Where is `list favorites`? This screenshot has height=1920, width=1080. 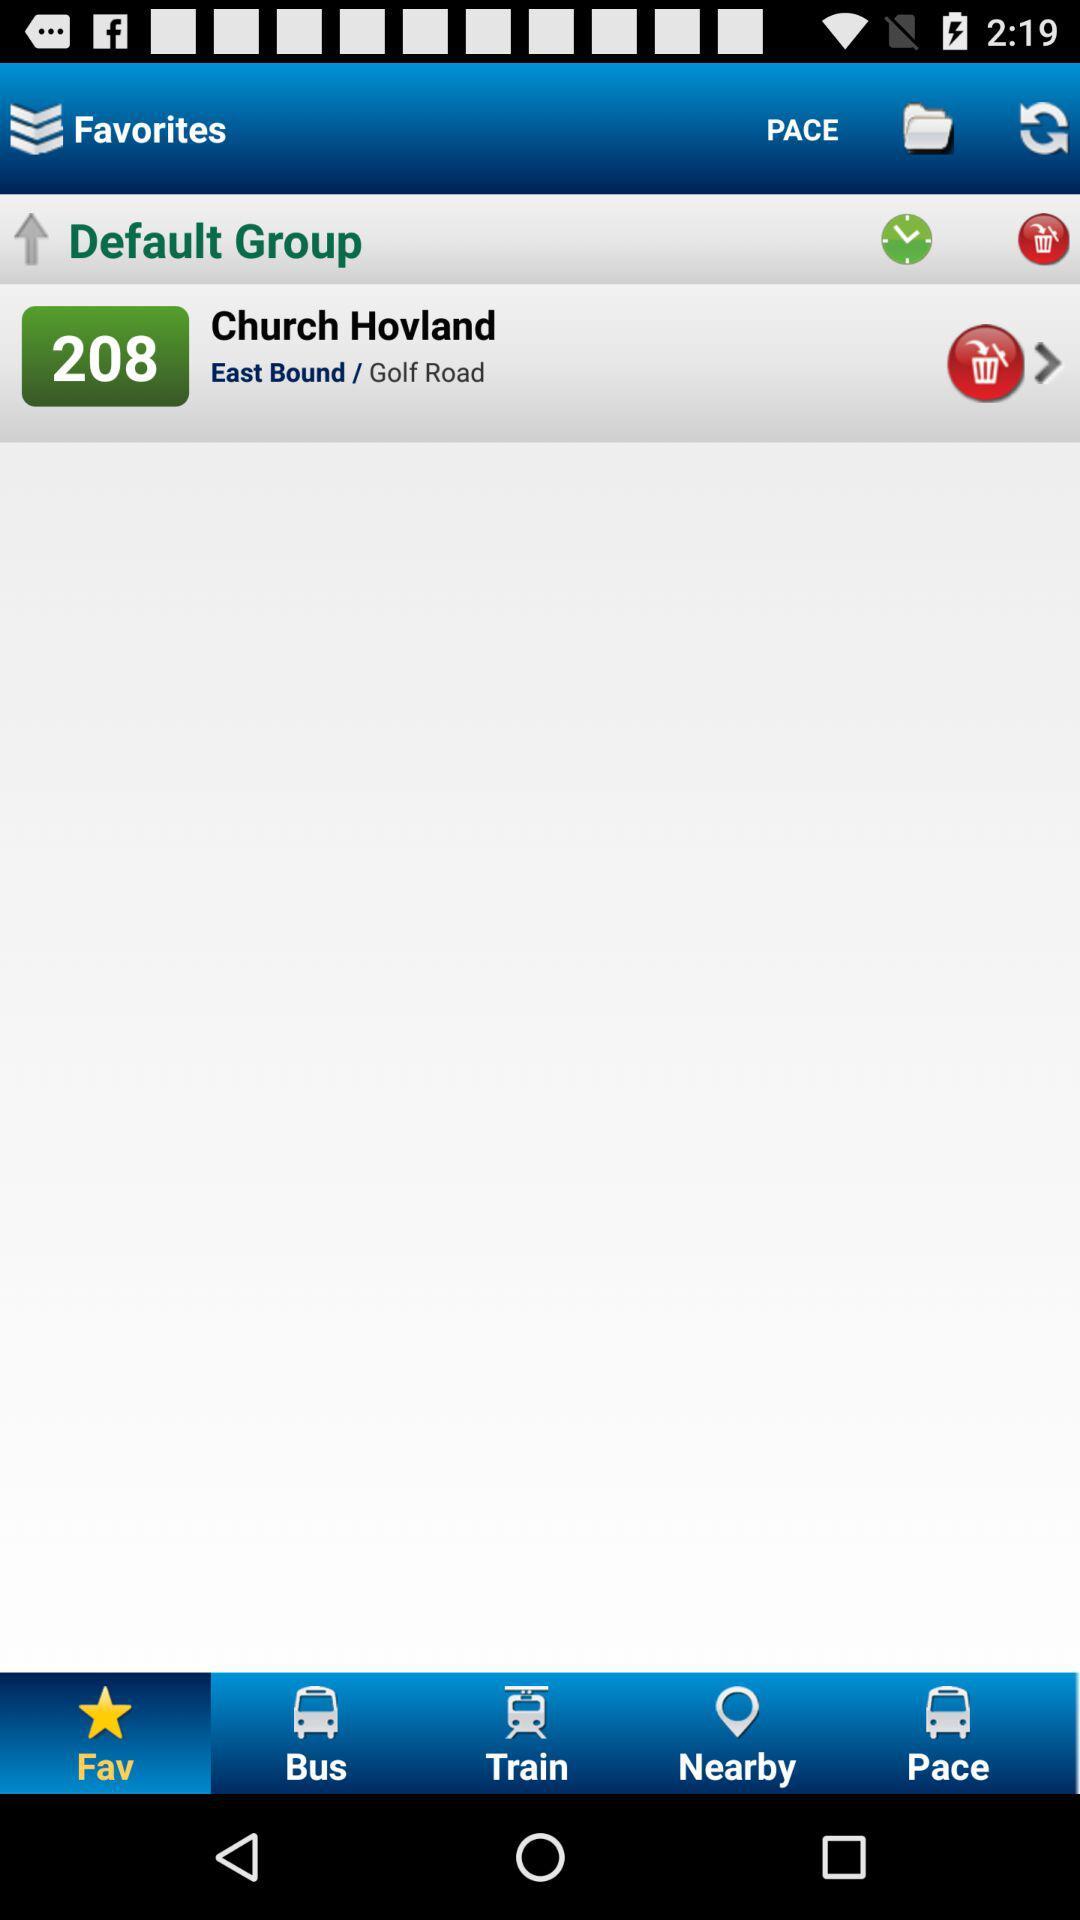 list favorites is located at coordinates (36, 127).